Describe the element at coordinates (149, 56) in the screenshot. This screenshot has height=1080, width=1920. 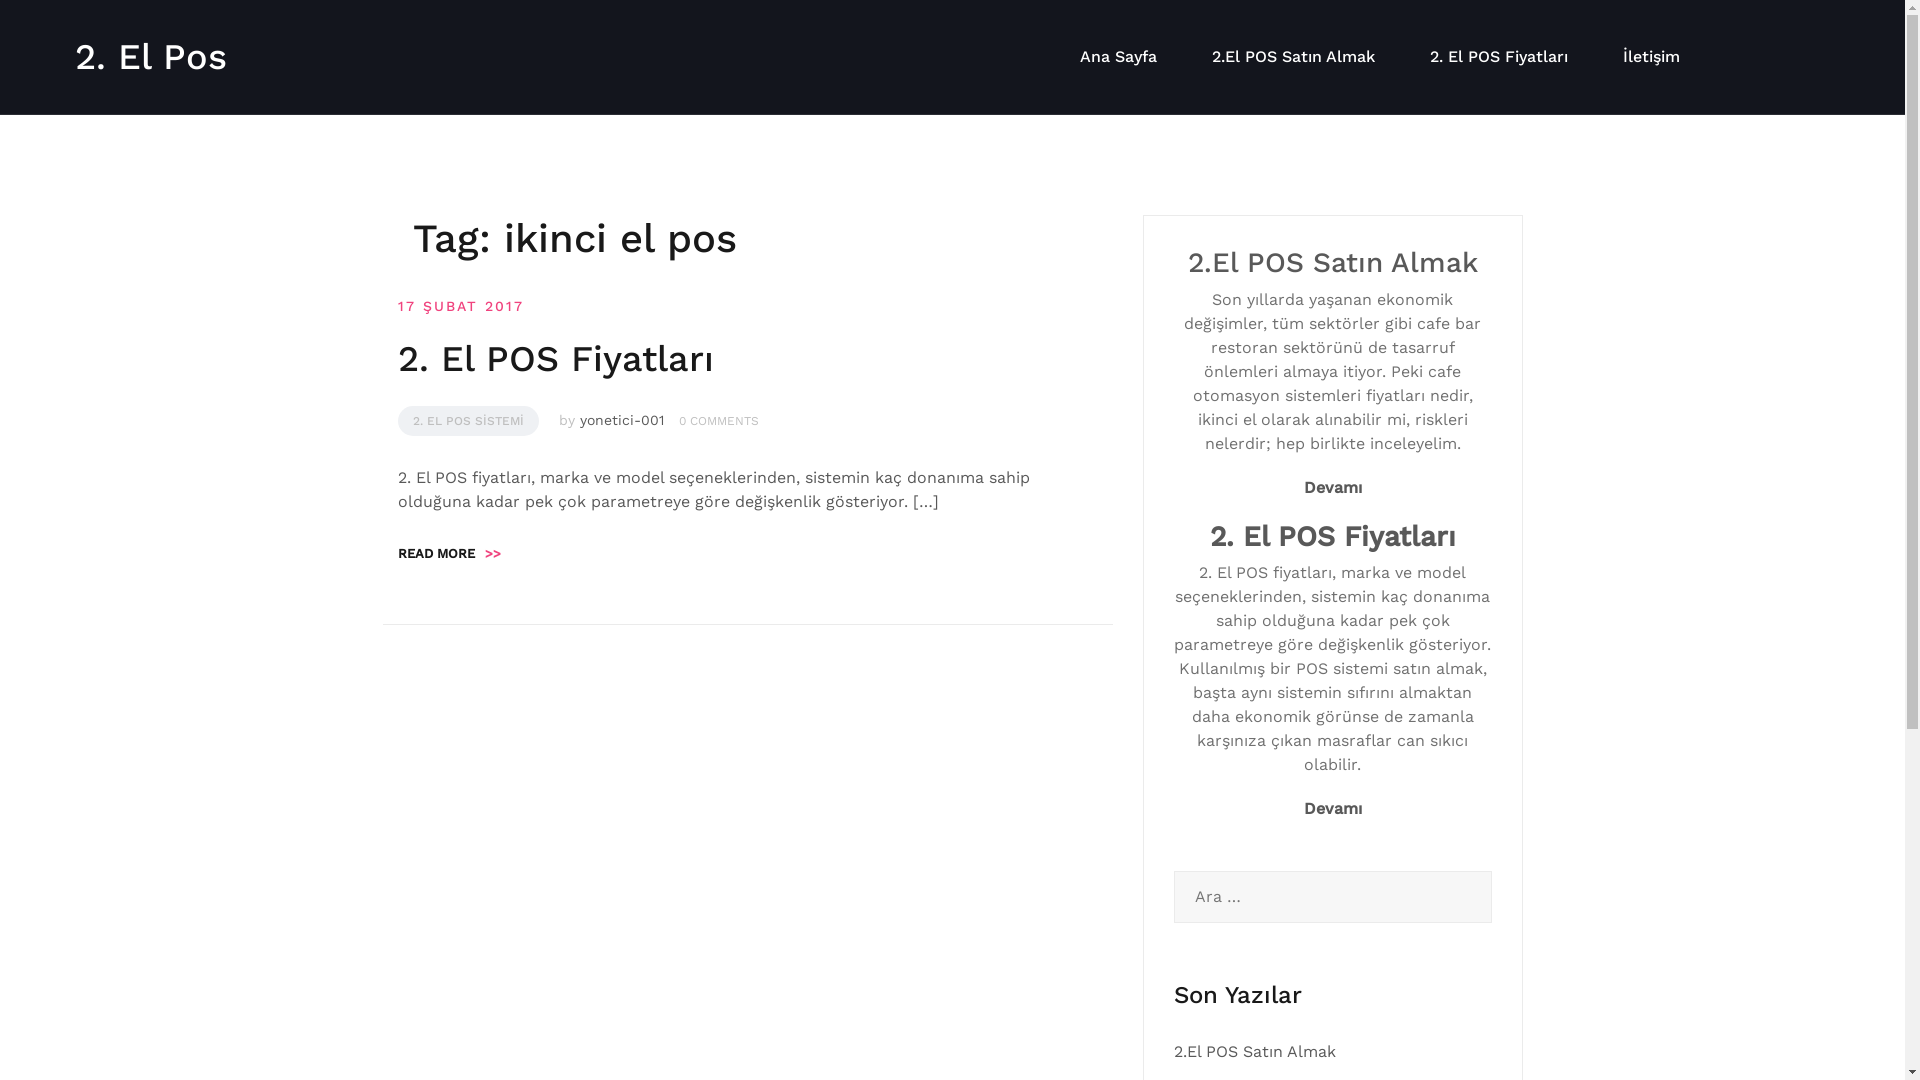
I see `'2. El Pos'` at that location.